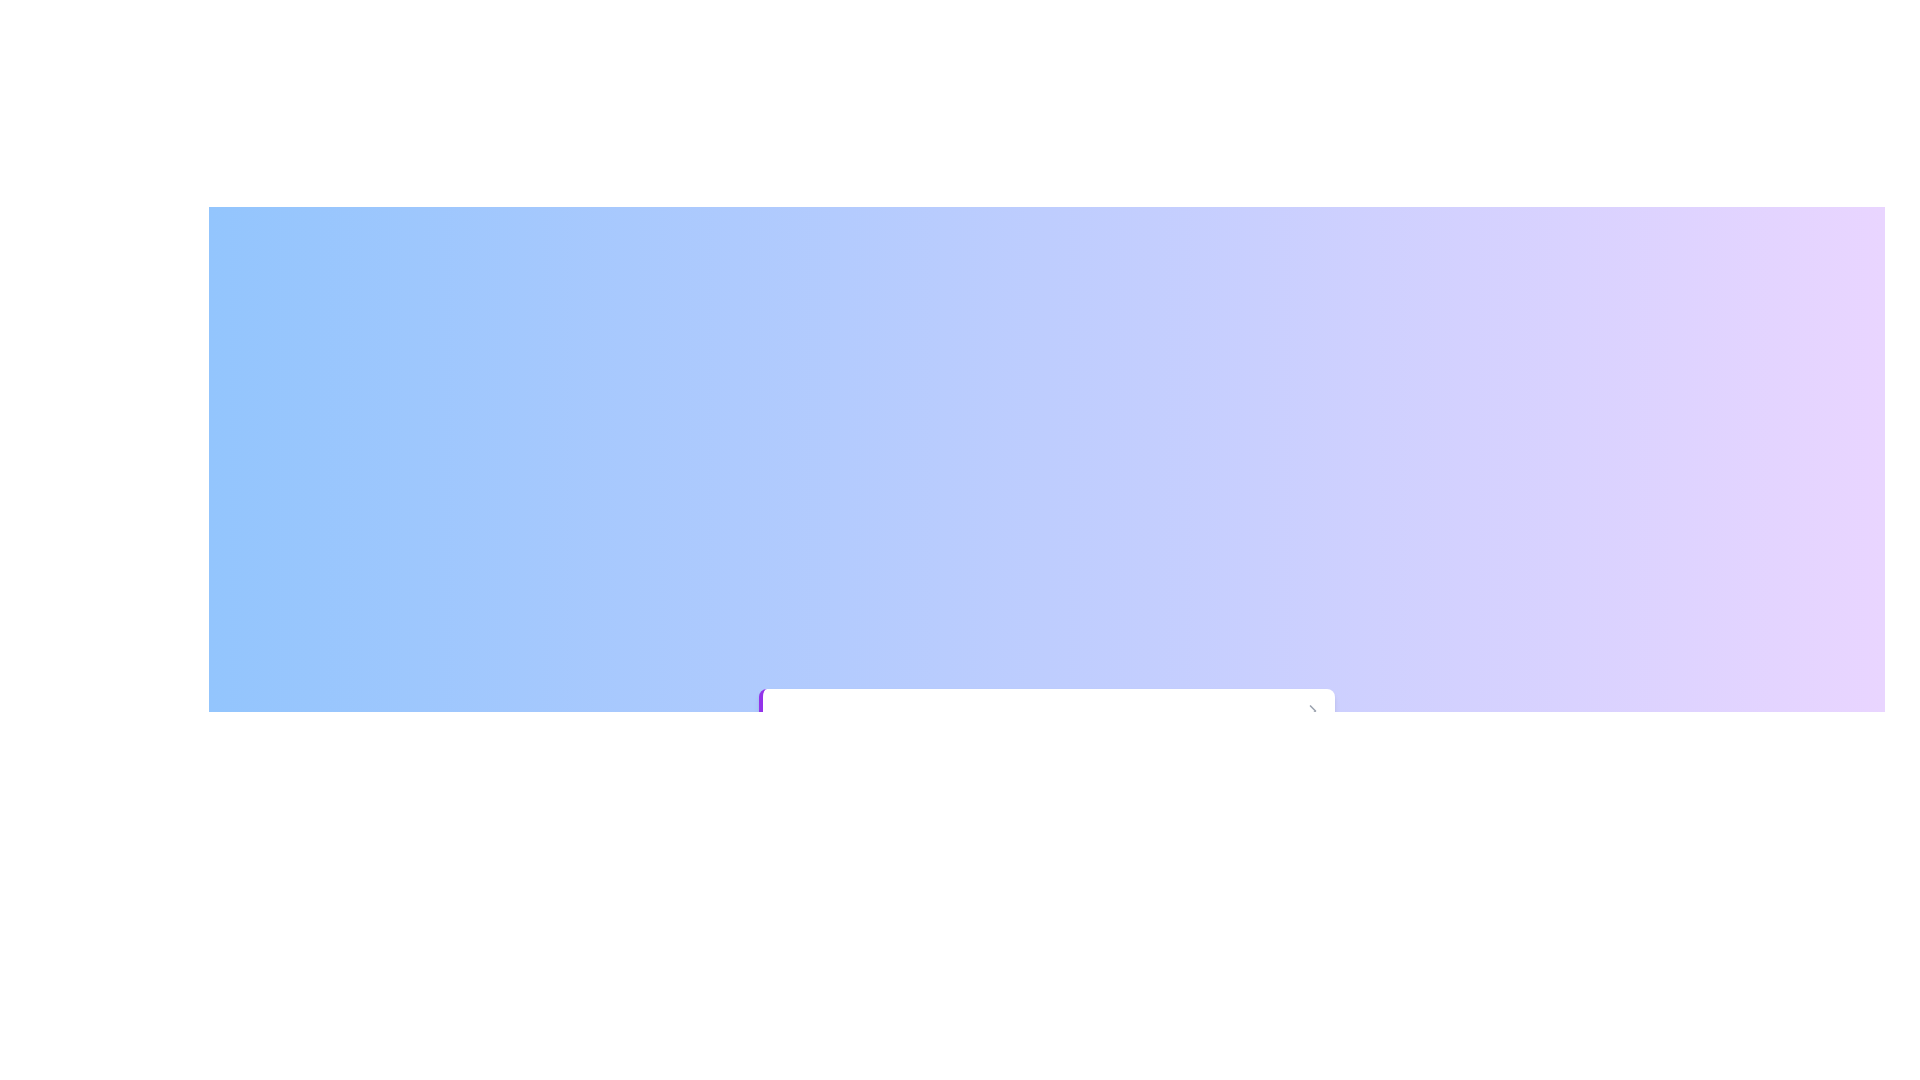 This screenshot has height=1080, width=1920. Describe the element at coordinates (1313, 709) in the screenshot. I see `the right-chevron arrow icon located in the bottom right section of the interface, which serves as a navigational aid to proceed forward` at that location.